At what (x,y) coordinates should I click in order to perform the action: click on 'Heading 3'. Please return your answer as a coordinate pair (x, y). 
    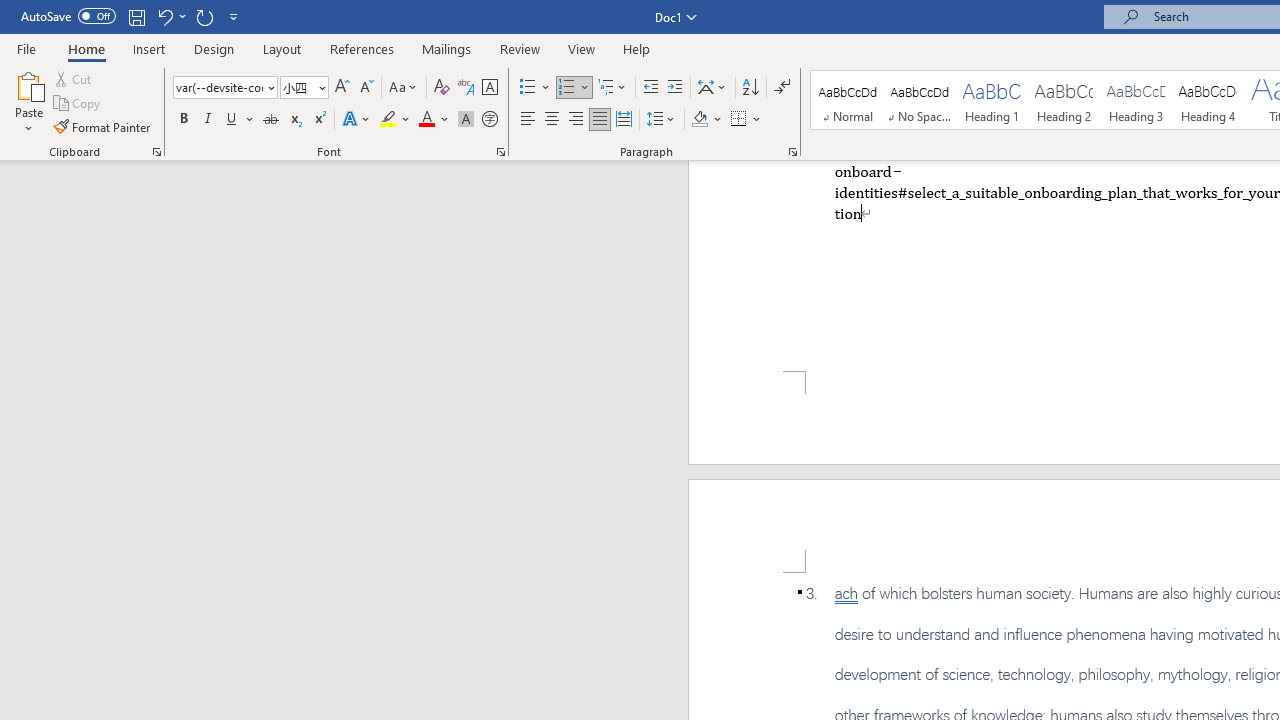
    Looking at the image, I should click on (1136, 100).